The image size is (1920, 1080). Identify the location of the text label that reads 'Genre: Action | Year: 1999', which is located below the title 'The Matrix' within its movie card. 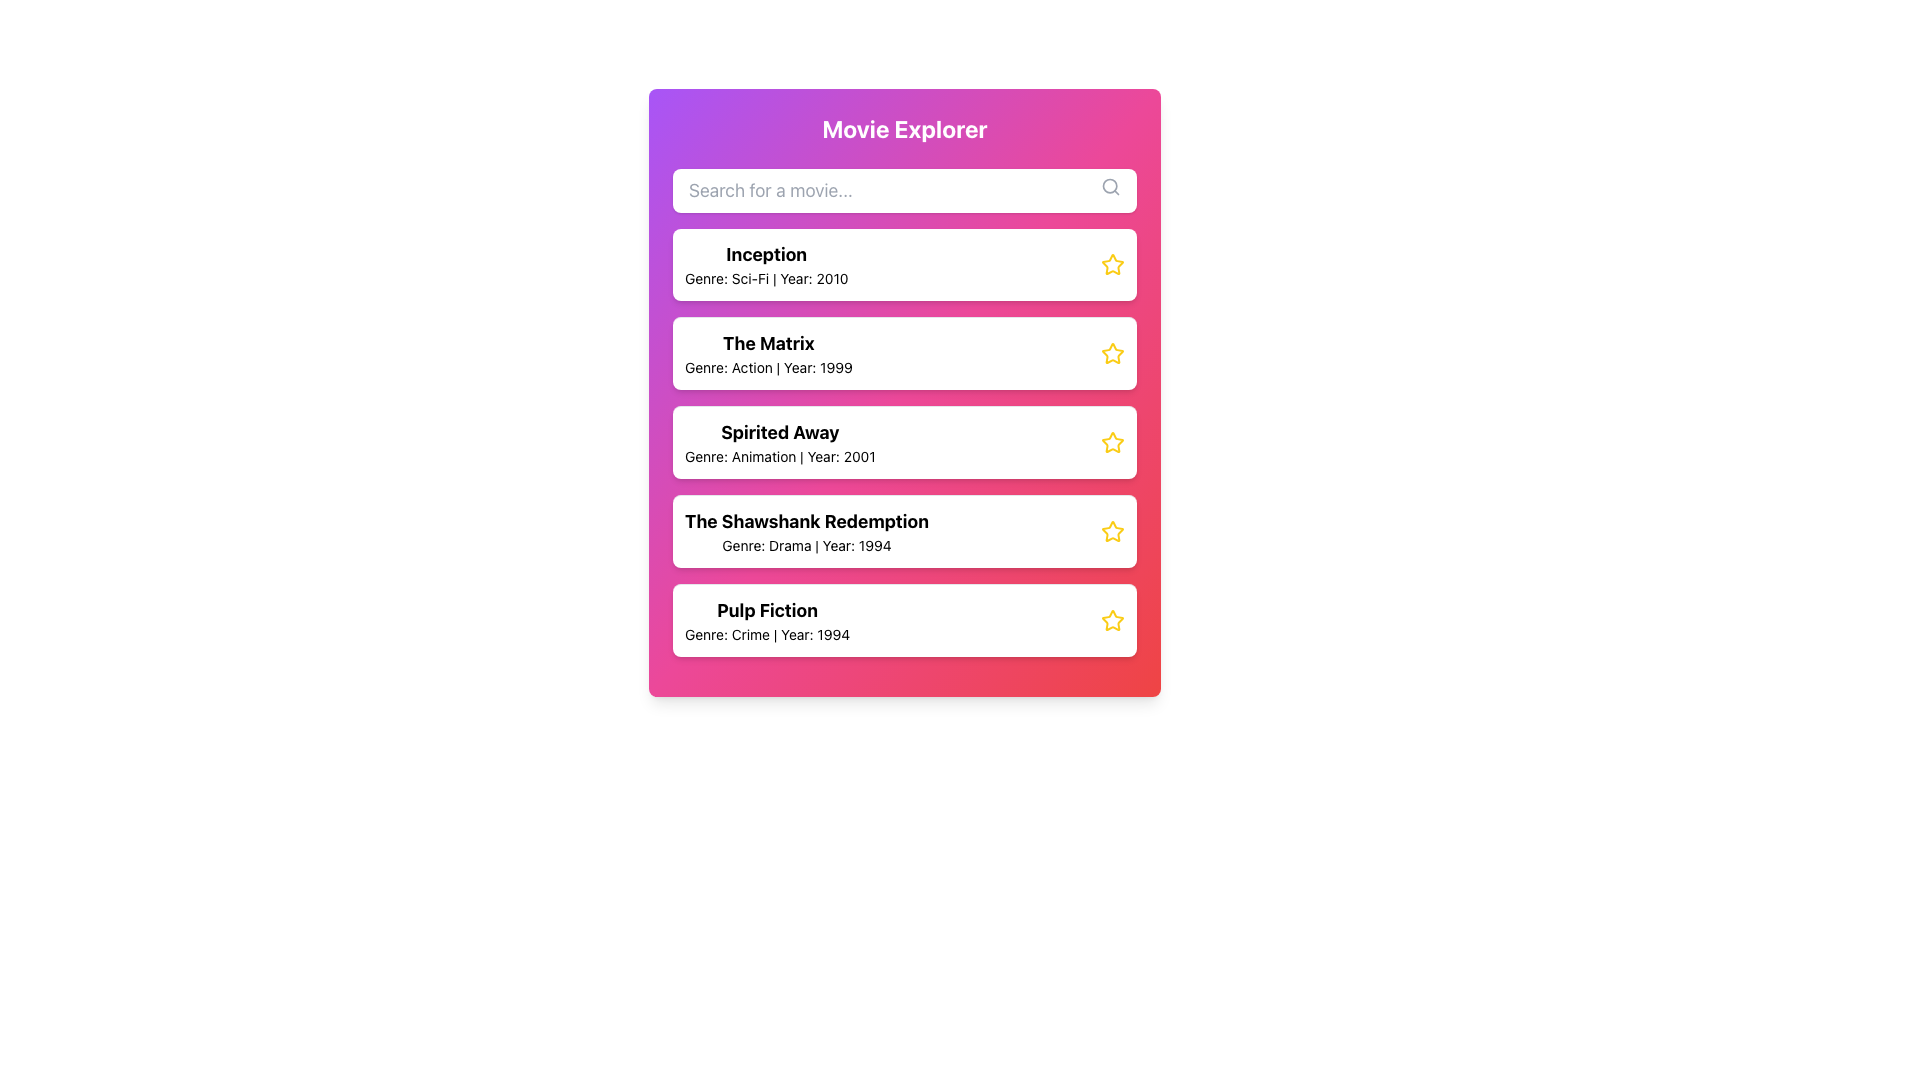
(767, 367).